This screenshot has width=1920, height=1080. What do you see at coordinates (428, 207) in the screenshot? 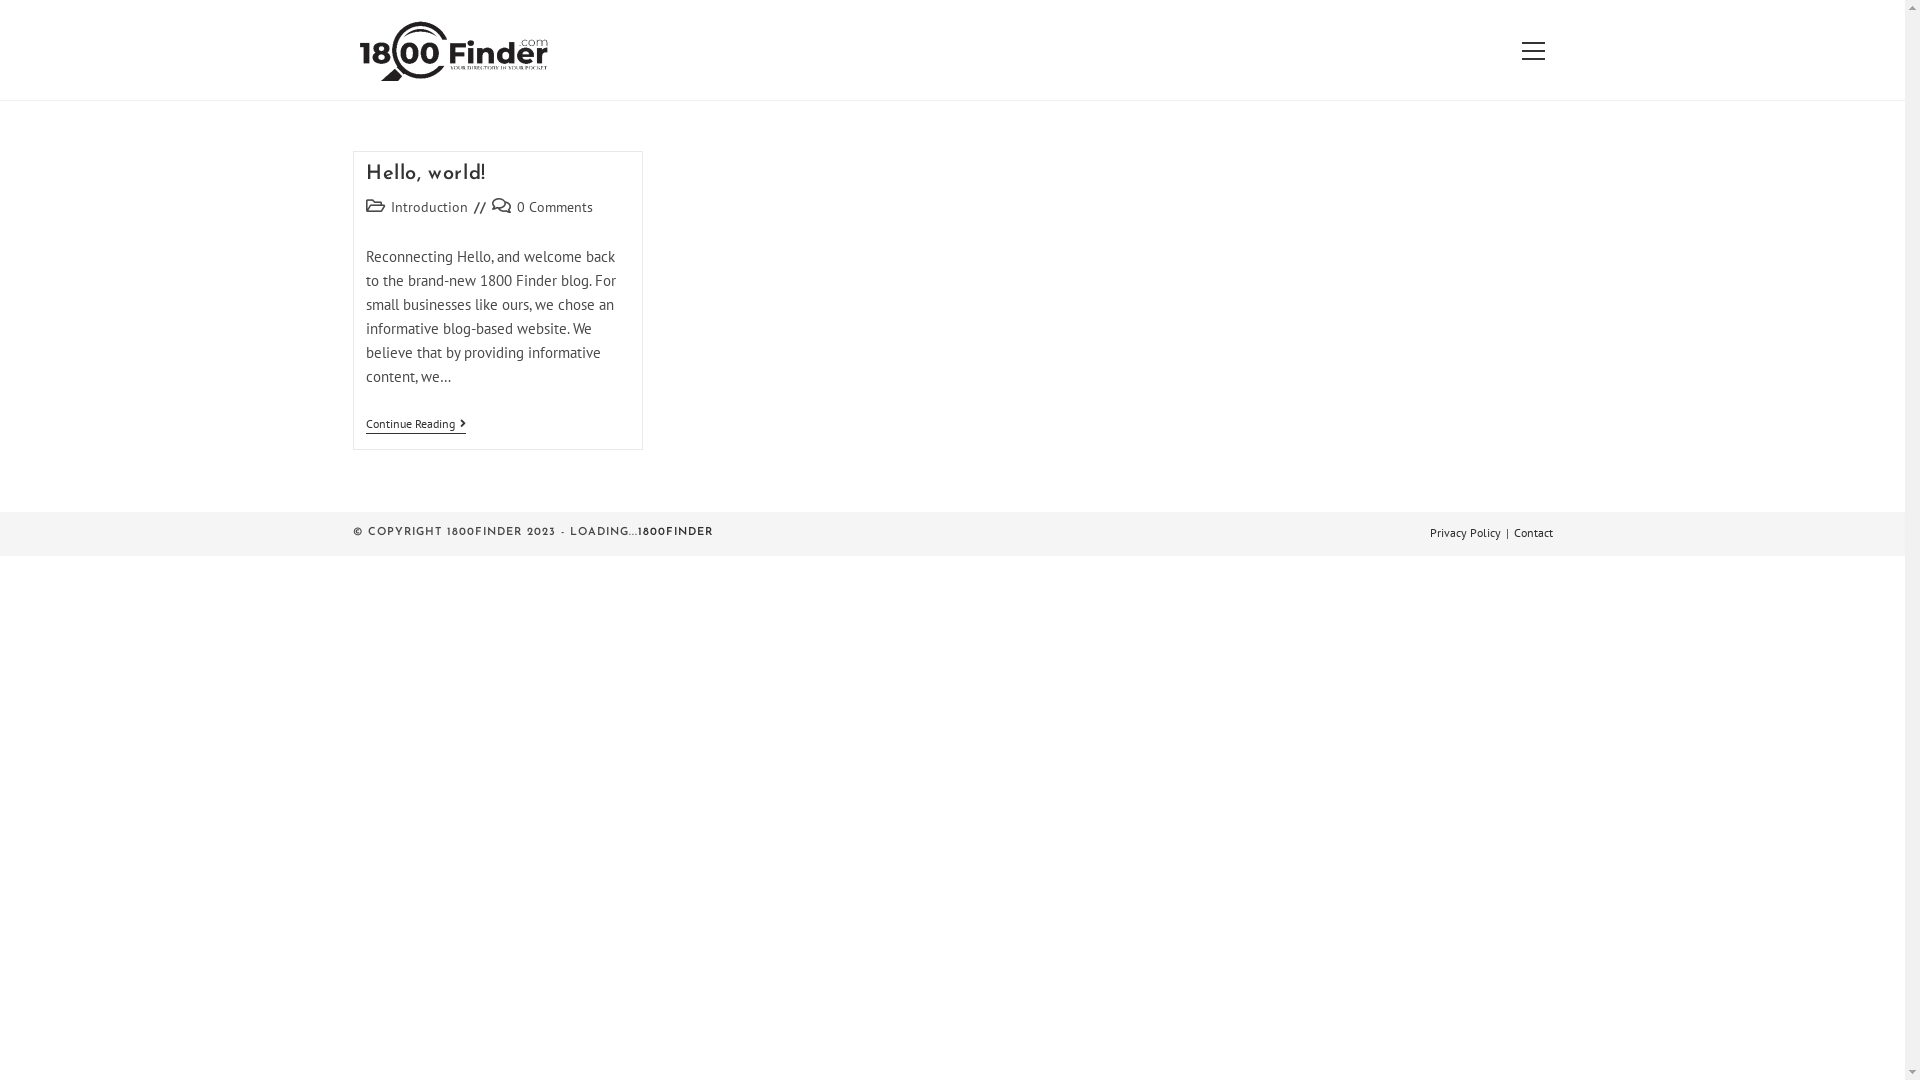
I see `'Introduction'` at bounding box center [428, 207].